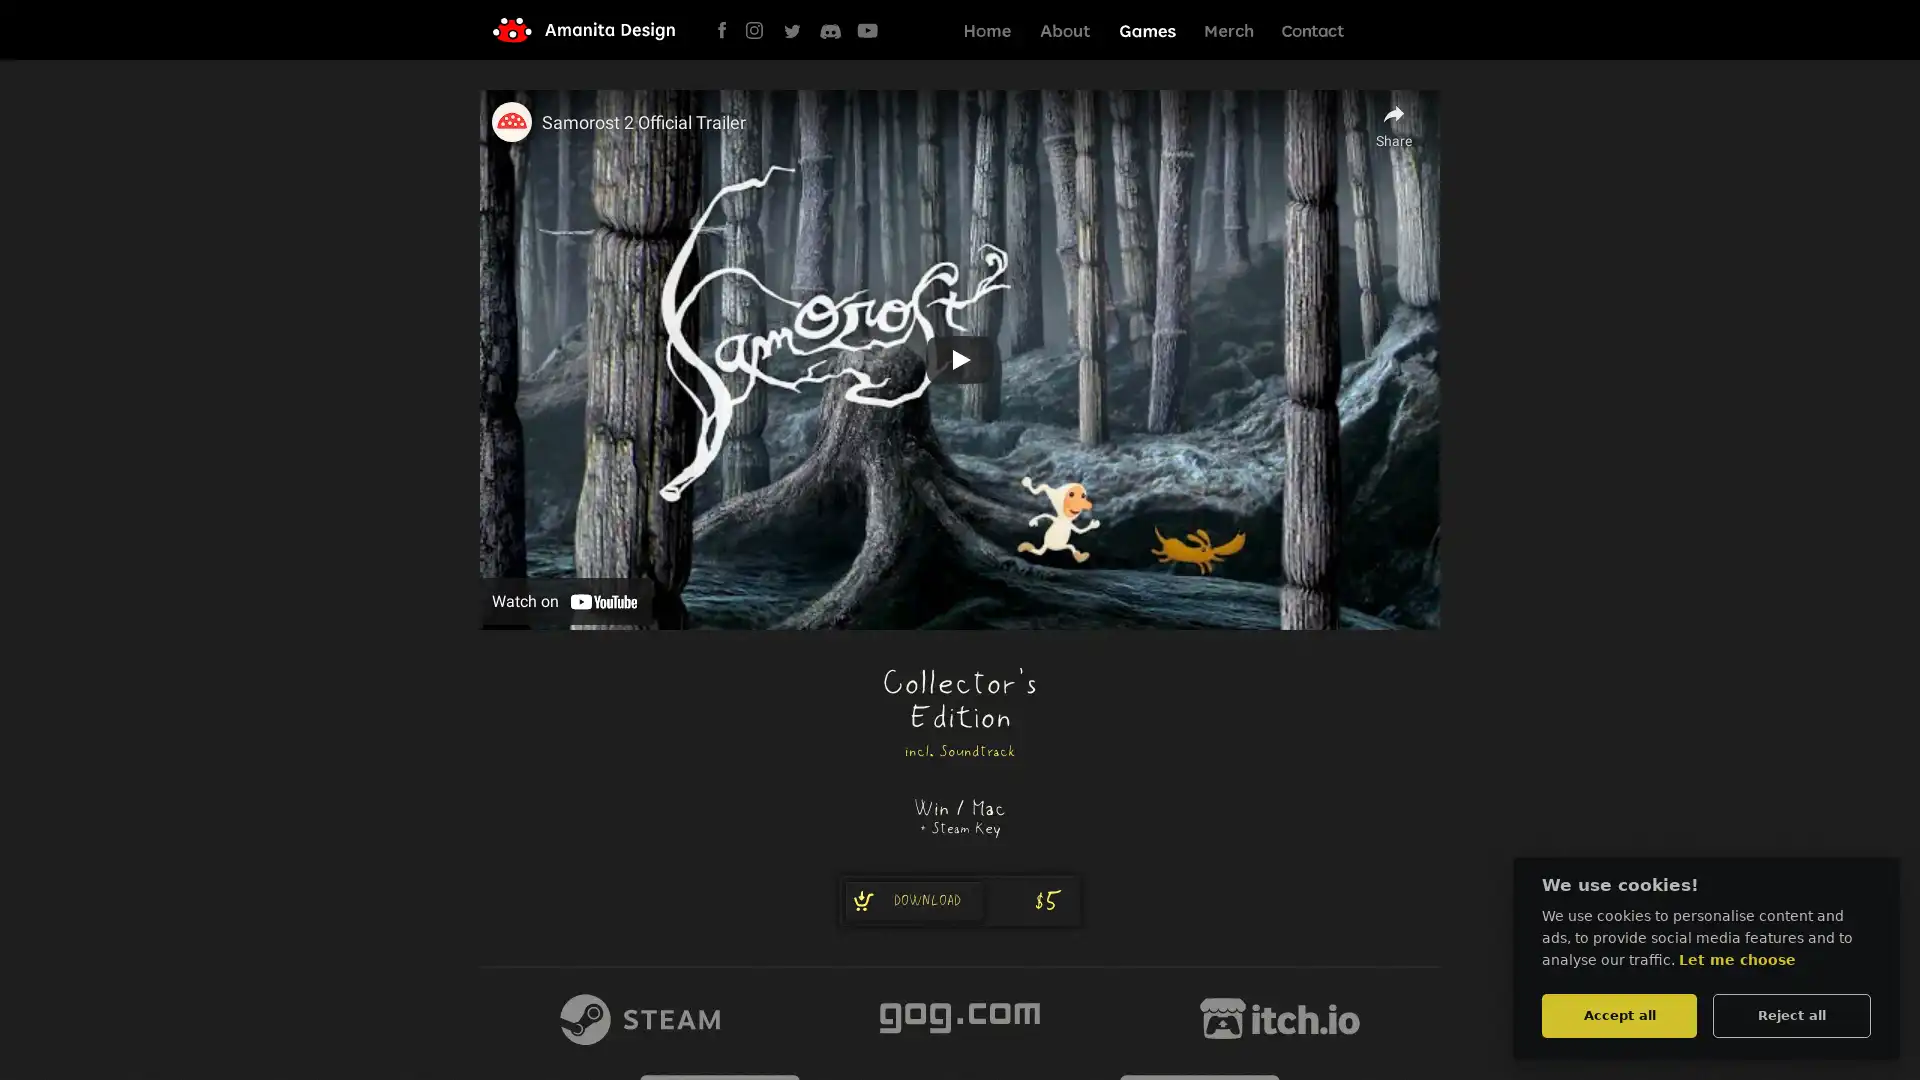 The image size is (1920, 1080). I want to click on Accept all, so click(1618, 1014).